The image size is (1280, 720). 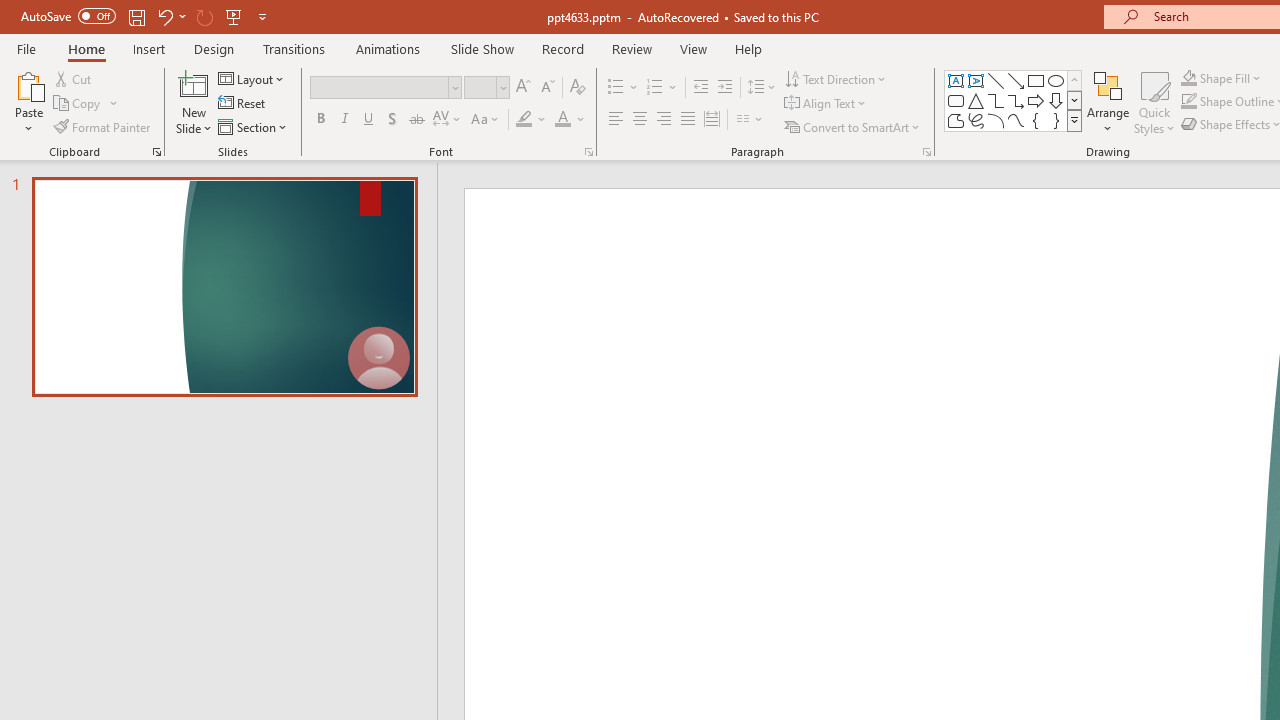 What do you see at coordinates (1189, 101) in the screenshot?
I see `'Shape Outline Dark Red, Accent 1'` at bounding box center [1189, 101].